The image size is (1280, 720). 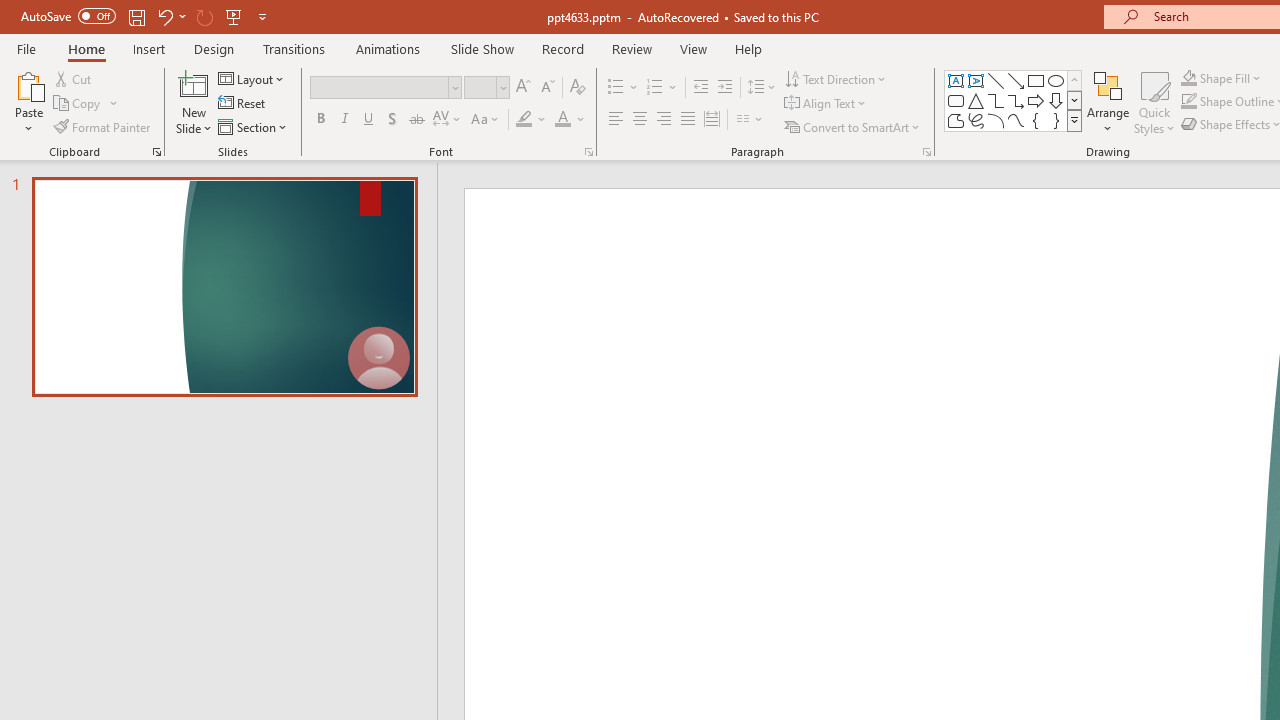 What do you see at coordinates (1189, 101) in the screenshot?
I see `'Shape Outline Dark Red, Accent 1'` at bounding box center [1189, 101].